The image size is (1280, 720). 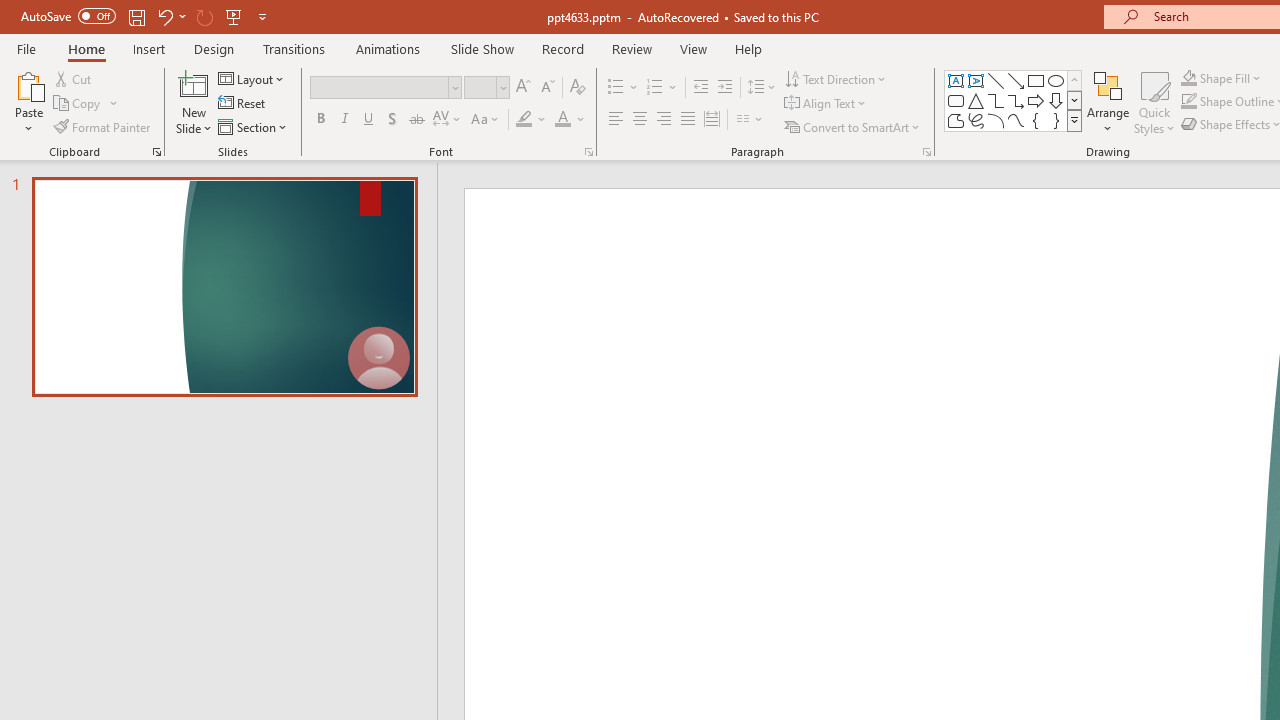 What do you see at coordinates (1189, 101) in the screenshot?
I see `'Shape Outline Dark Red, Accent 1'` at bounding box center [1189, 101].